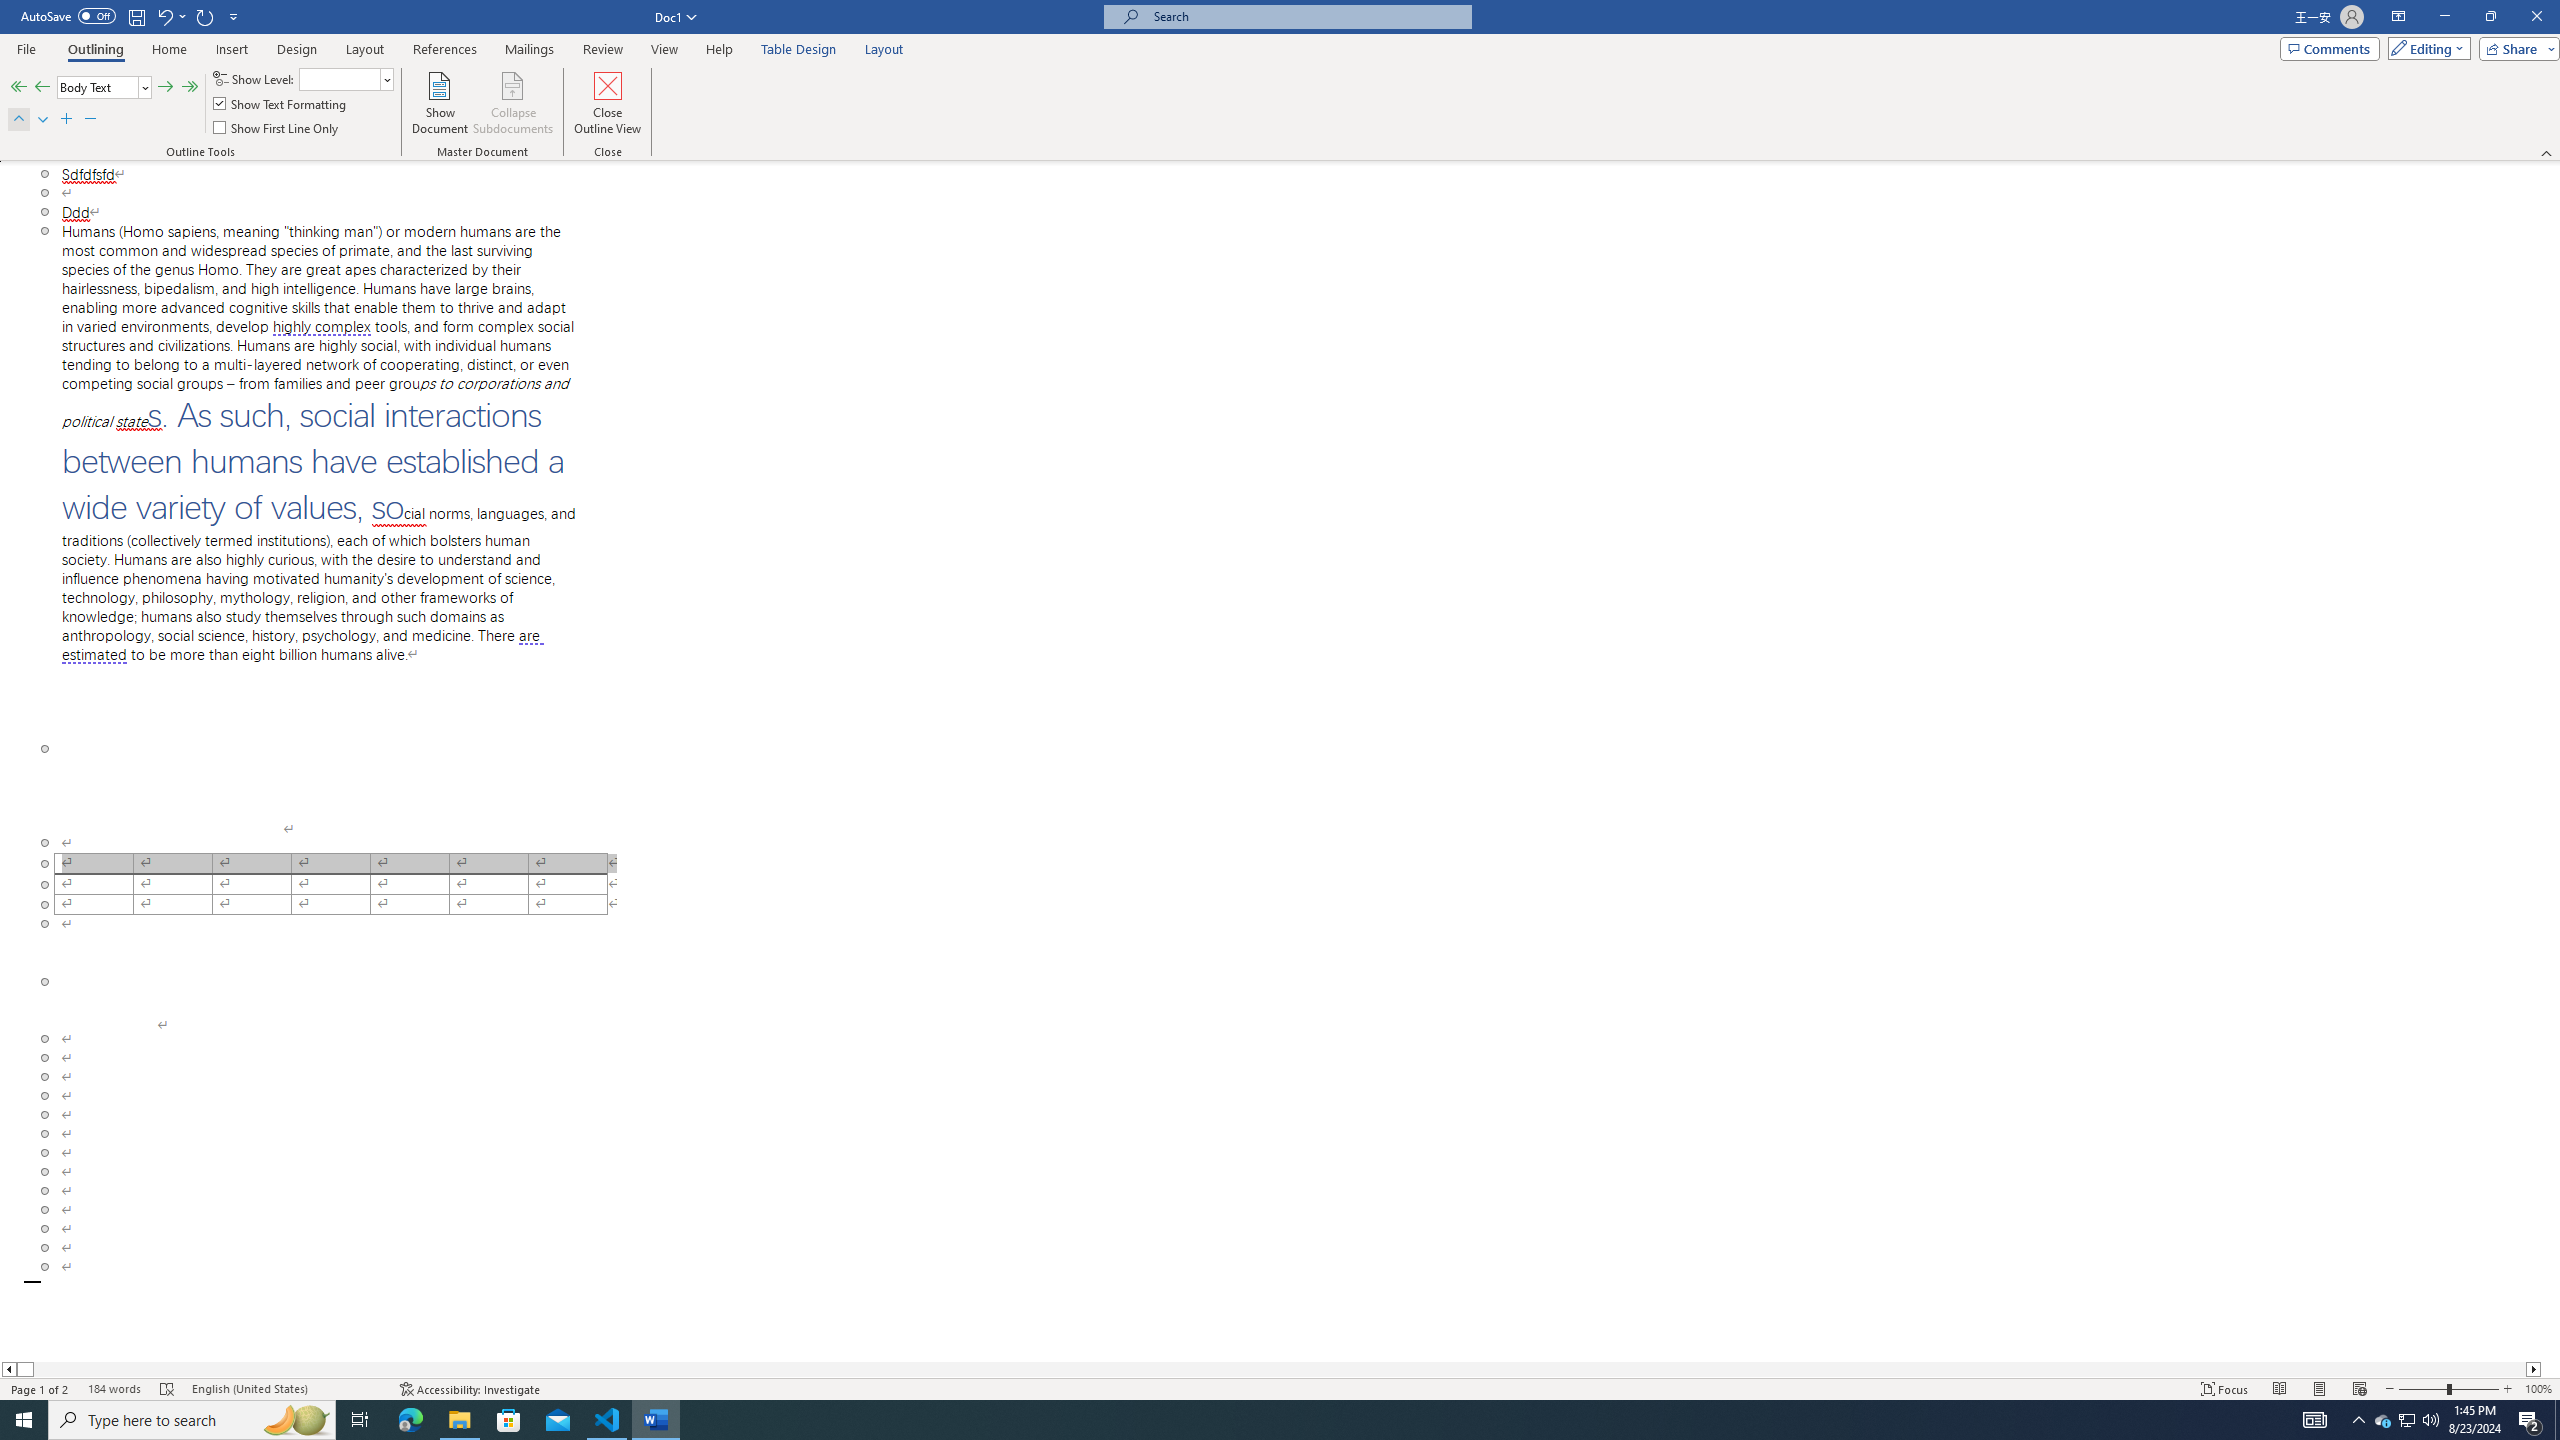 This screenshot has width=2560, height=1440. I want to click on 'File Tab', so click(25, 47).